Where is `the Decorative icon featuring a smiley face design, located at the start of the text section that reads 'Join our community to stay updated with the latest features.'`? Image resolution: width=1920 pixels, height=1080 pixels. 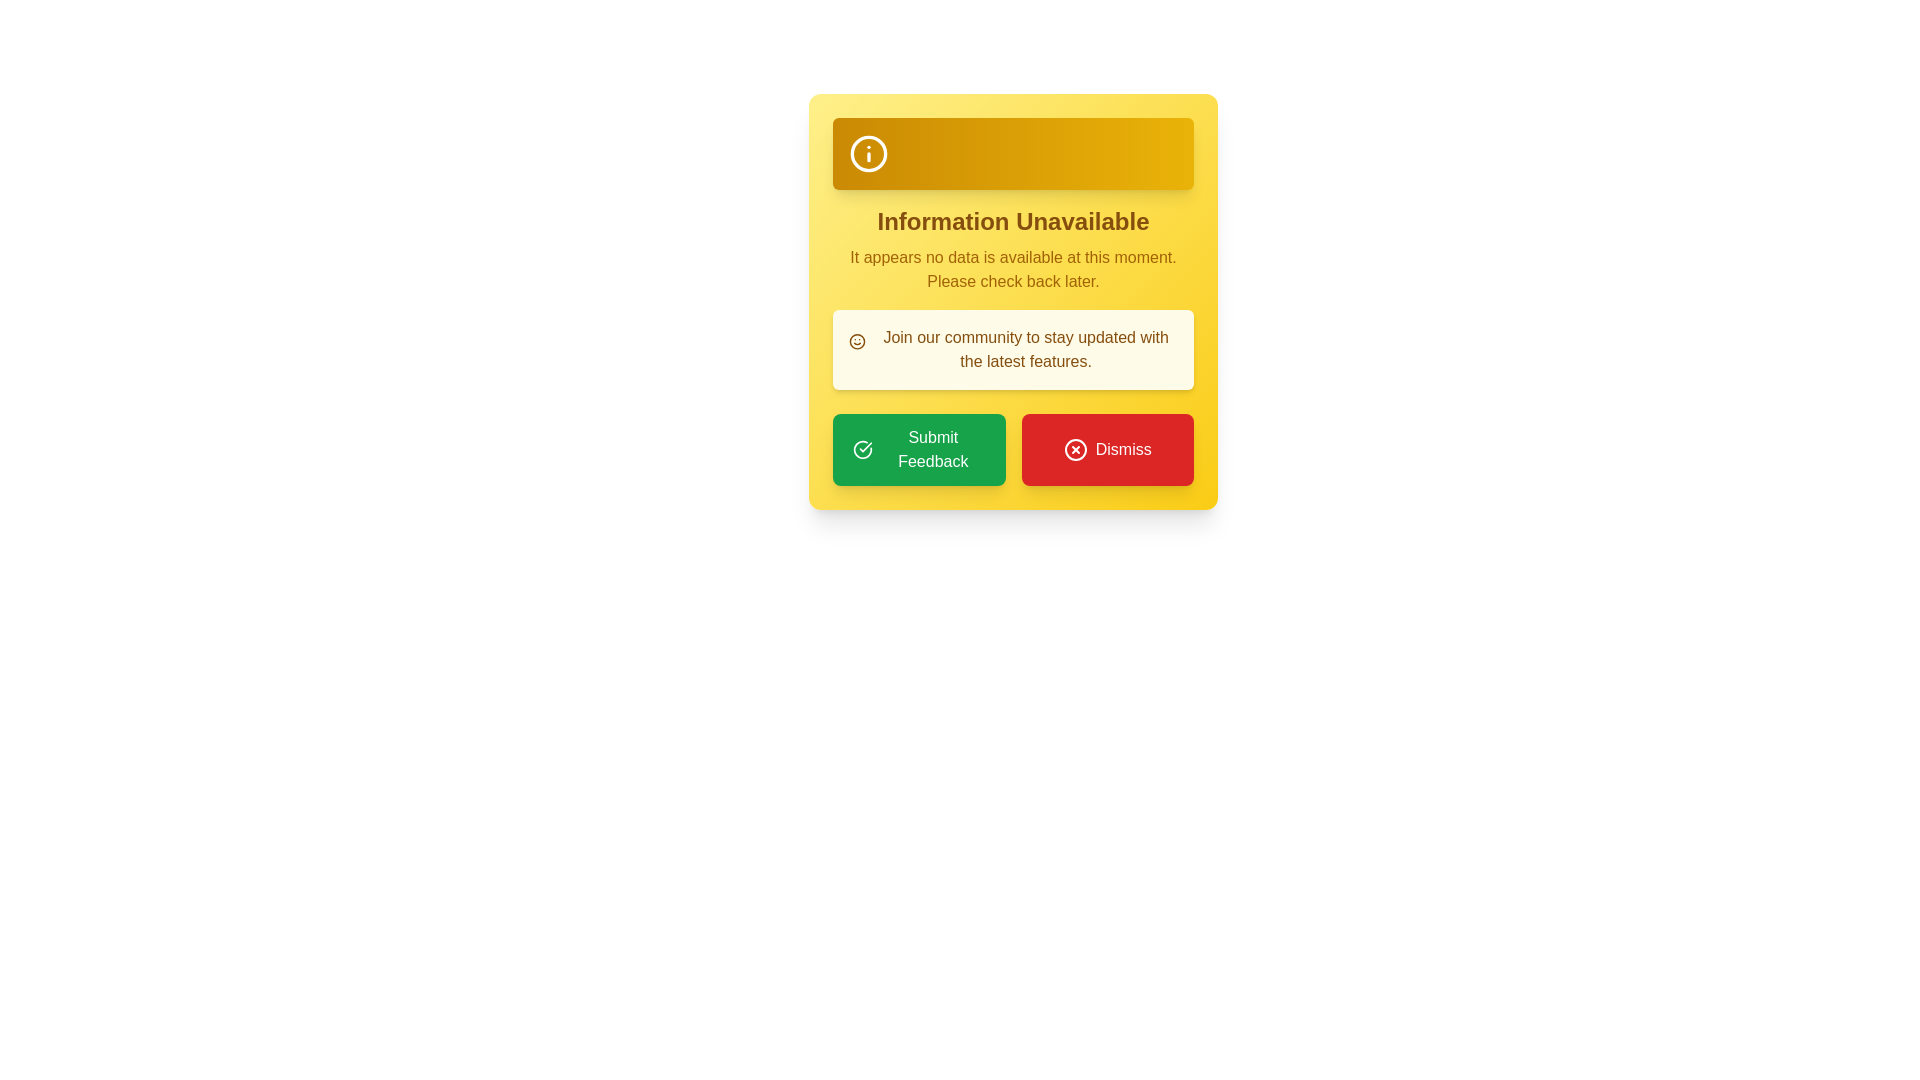
the Decorative icon featuring a smiley face design, located at the start of the text section that reads 'Join our community to stay updated with the latest features.' is located at coordinates (857, 341).